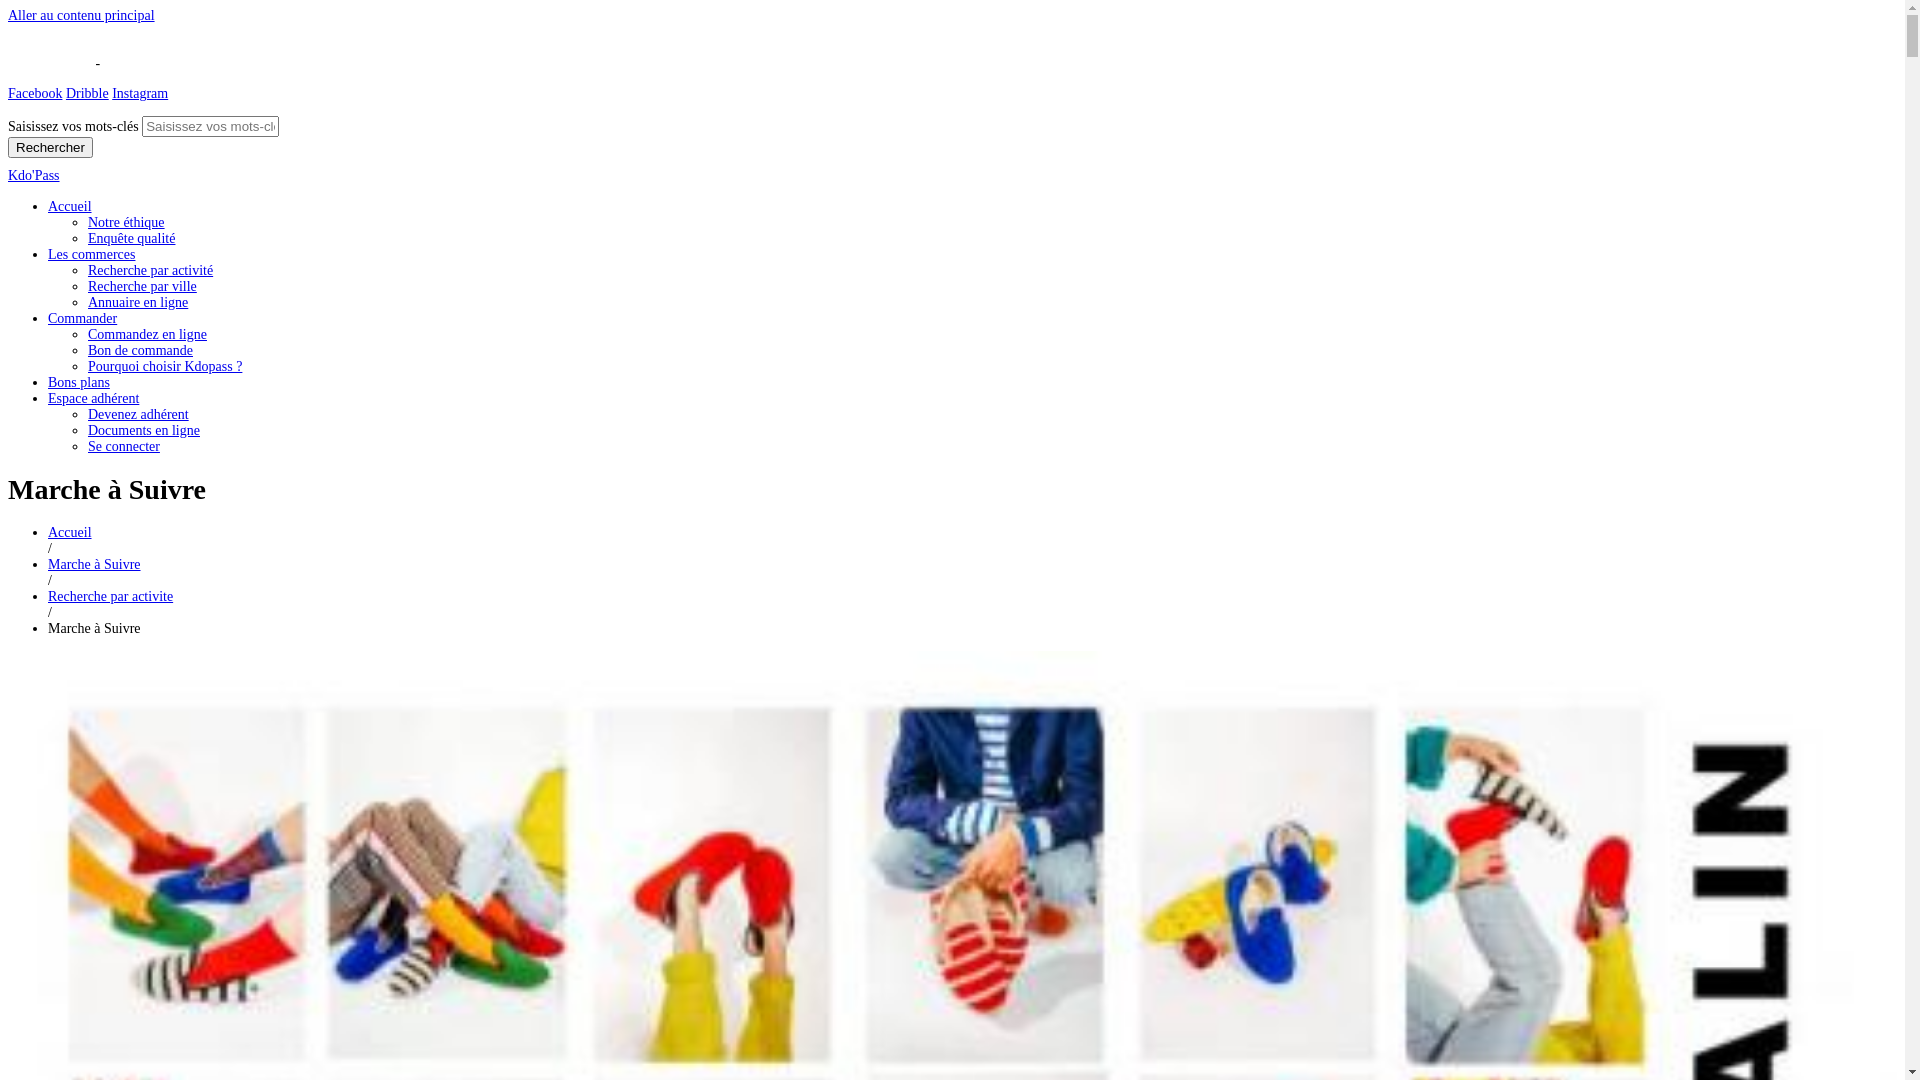  I want to click on 'Commander', so click(81, 317).